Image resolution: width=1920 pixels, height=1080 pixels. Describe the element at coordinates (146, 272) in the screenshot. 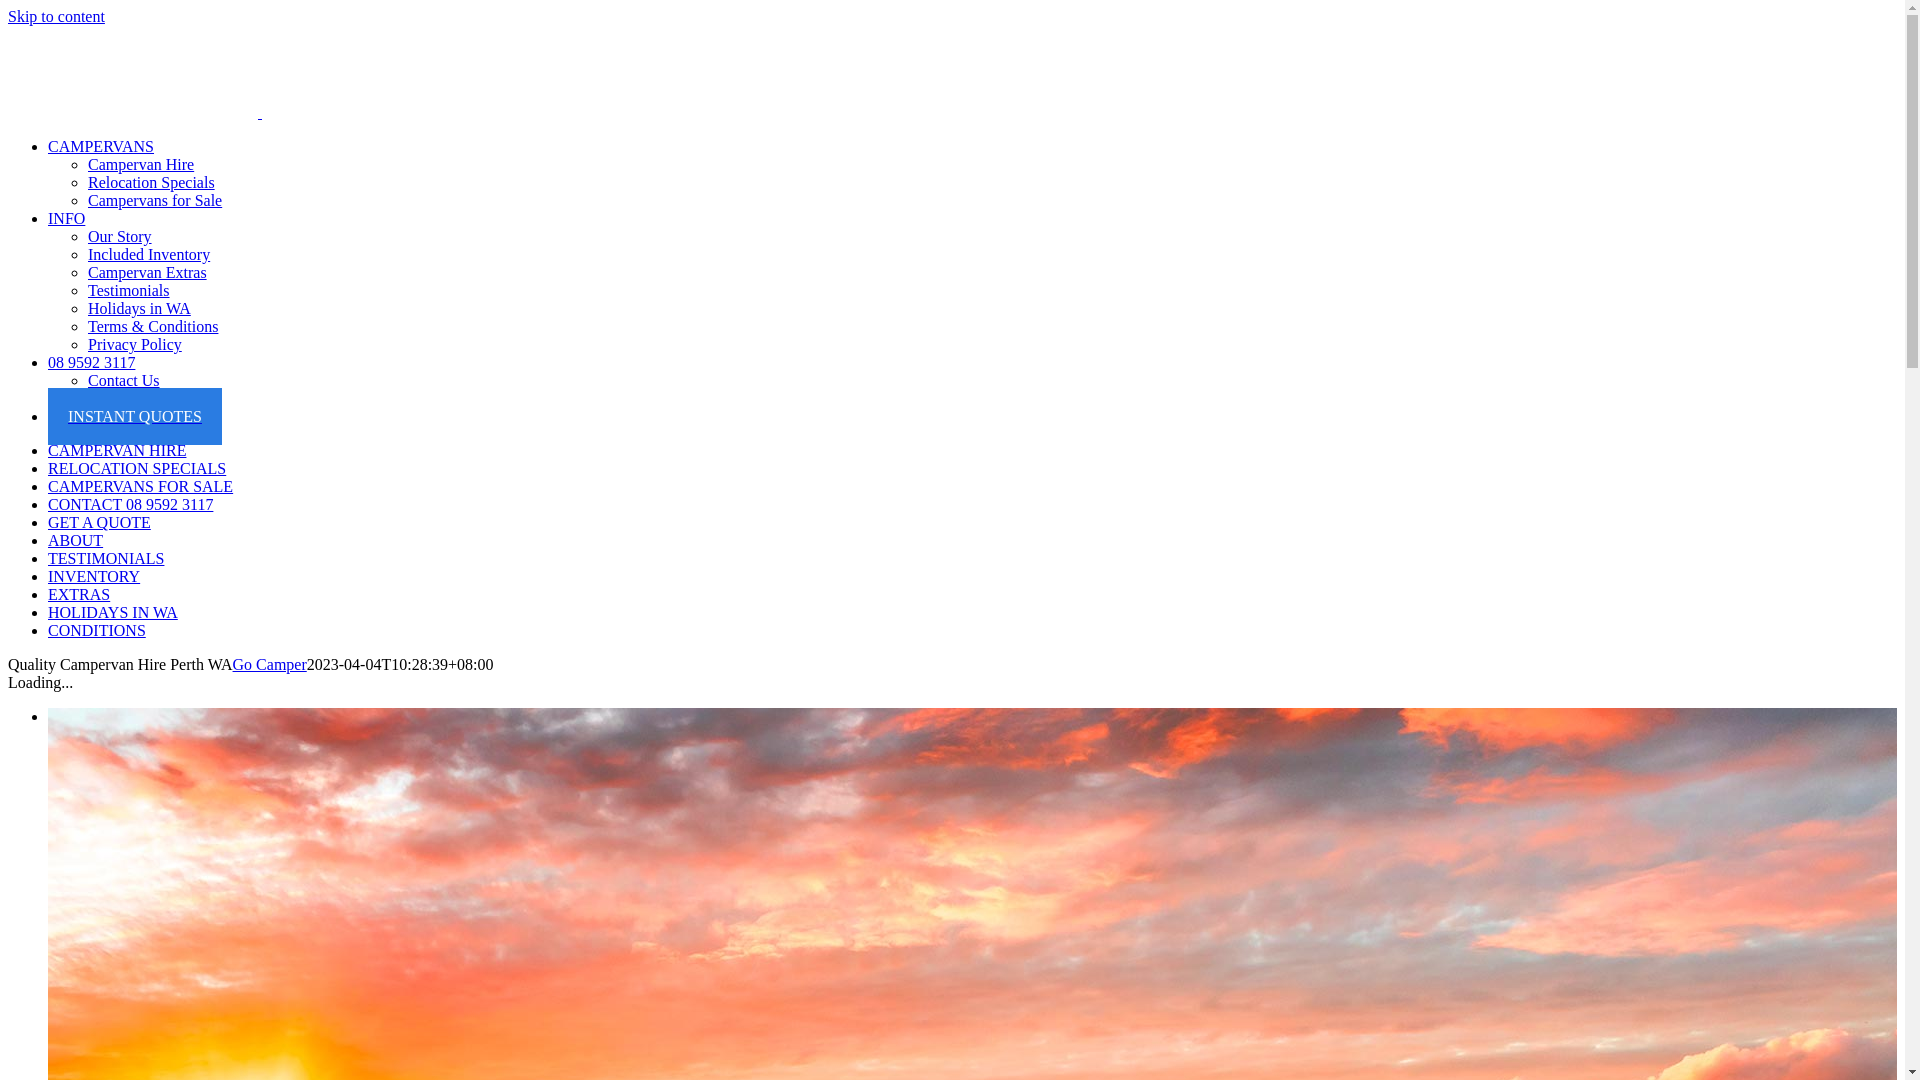

I see `'Campervan Extras'` at that location.